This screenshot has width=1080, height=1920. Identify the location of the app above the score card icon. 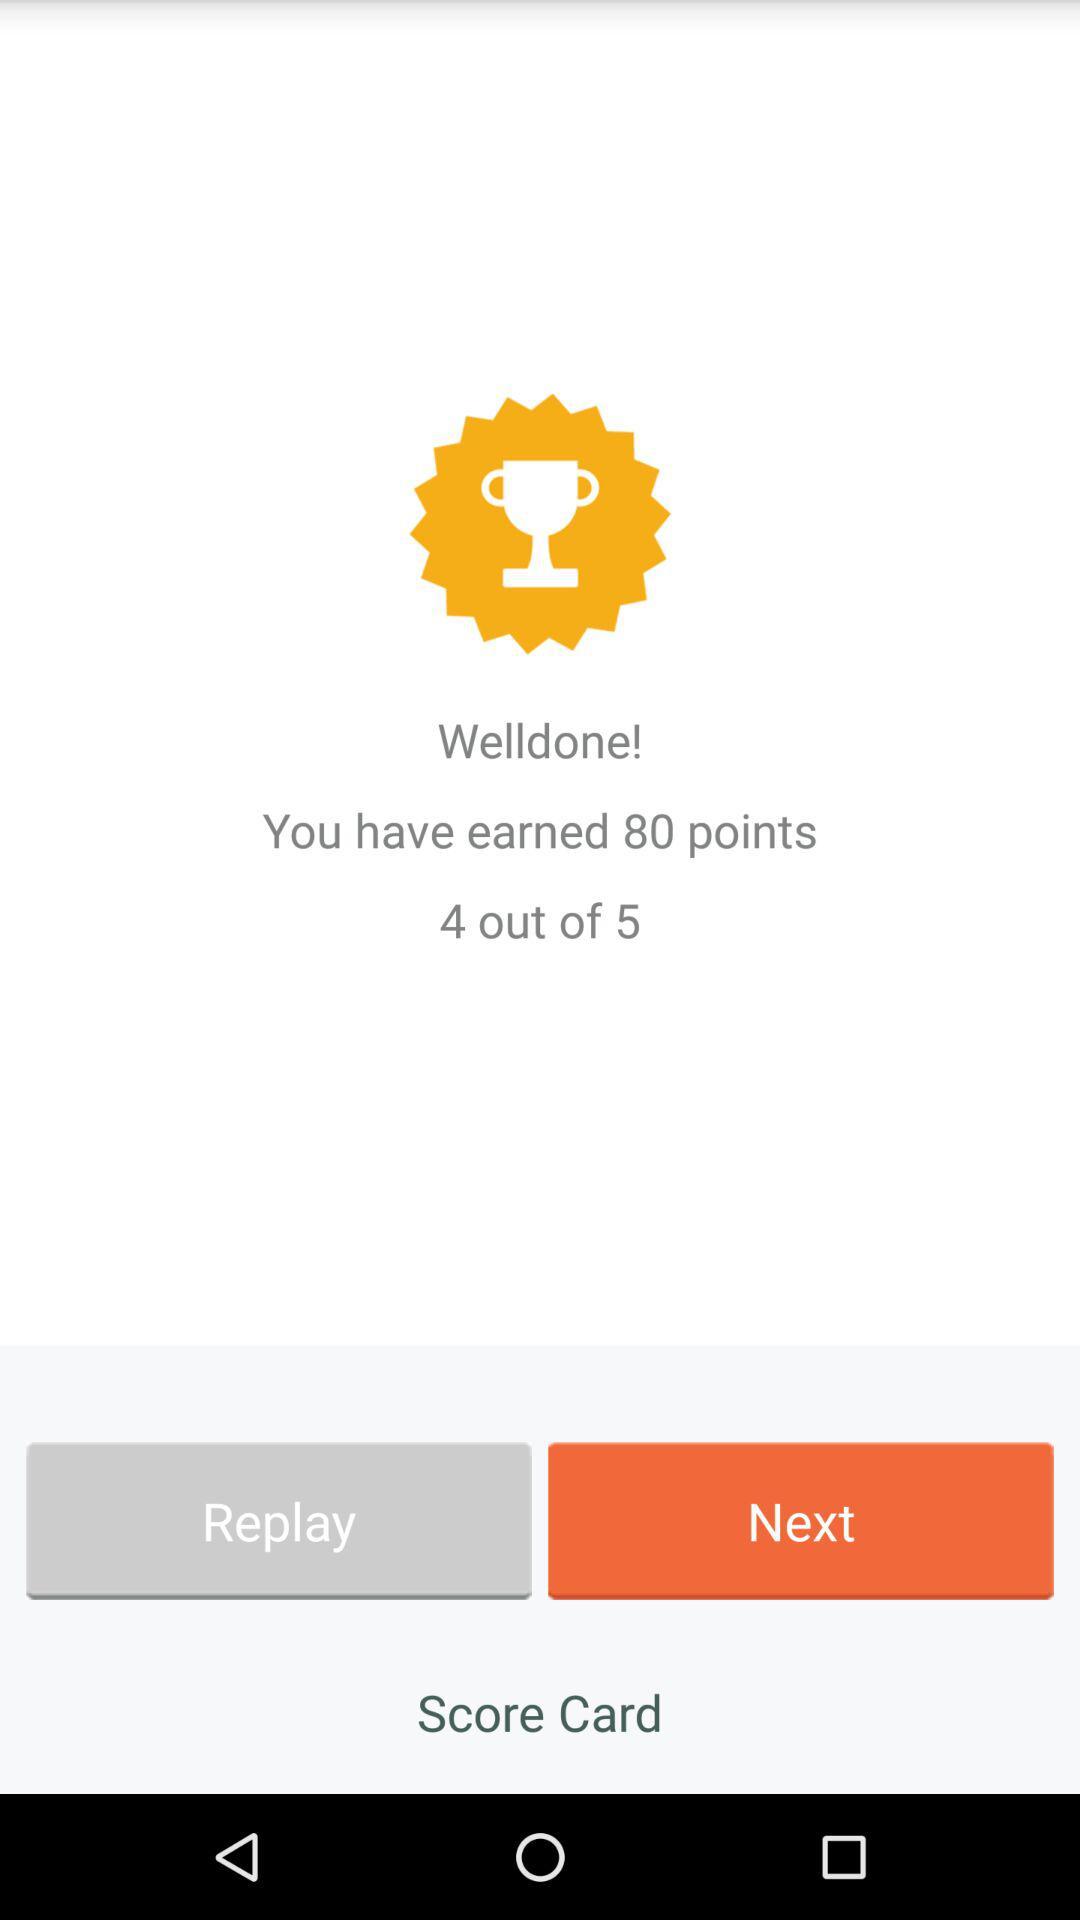
(278, 1520).